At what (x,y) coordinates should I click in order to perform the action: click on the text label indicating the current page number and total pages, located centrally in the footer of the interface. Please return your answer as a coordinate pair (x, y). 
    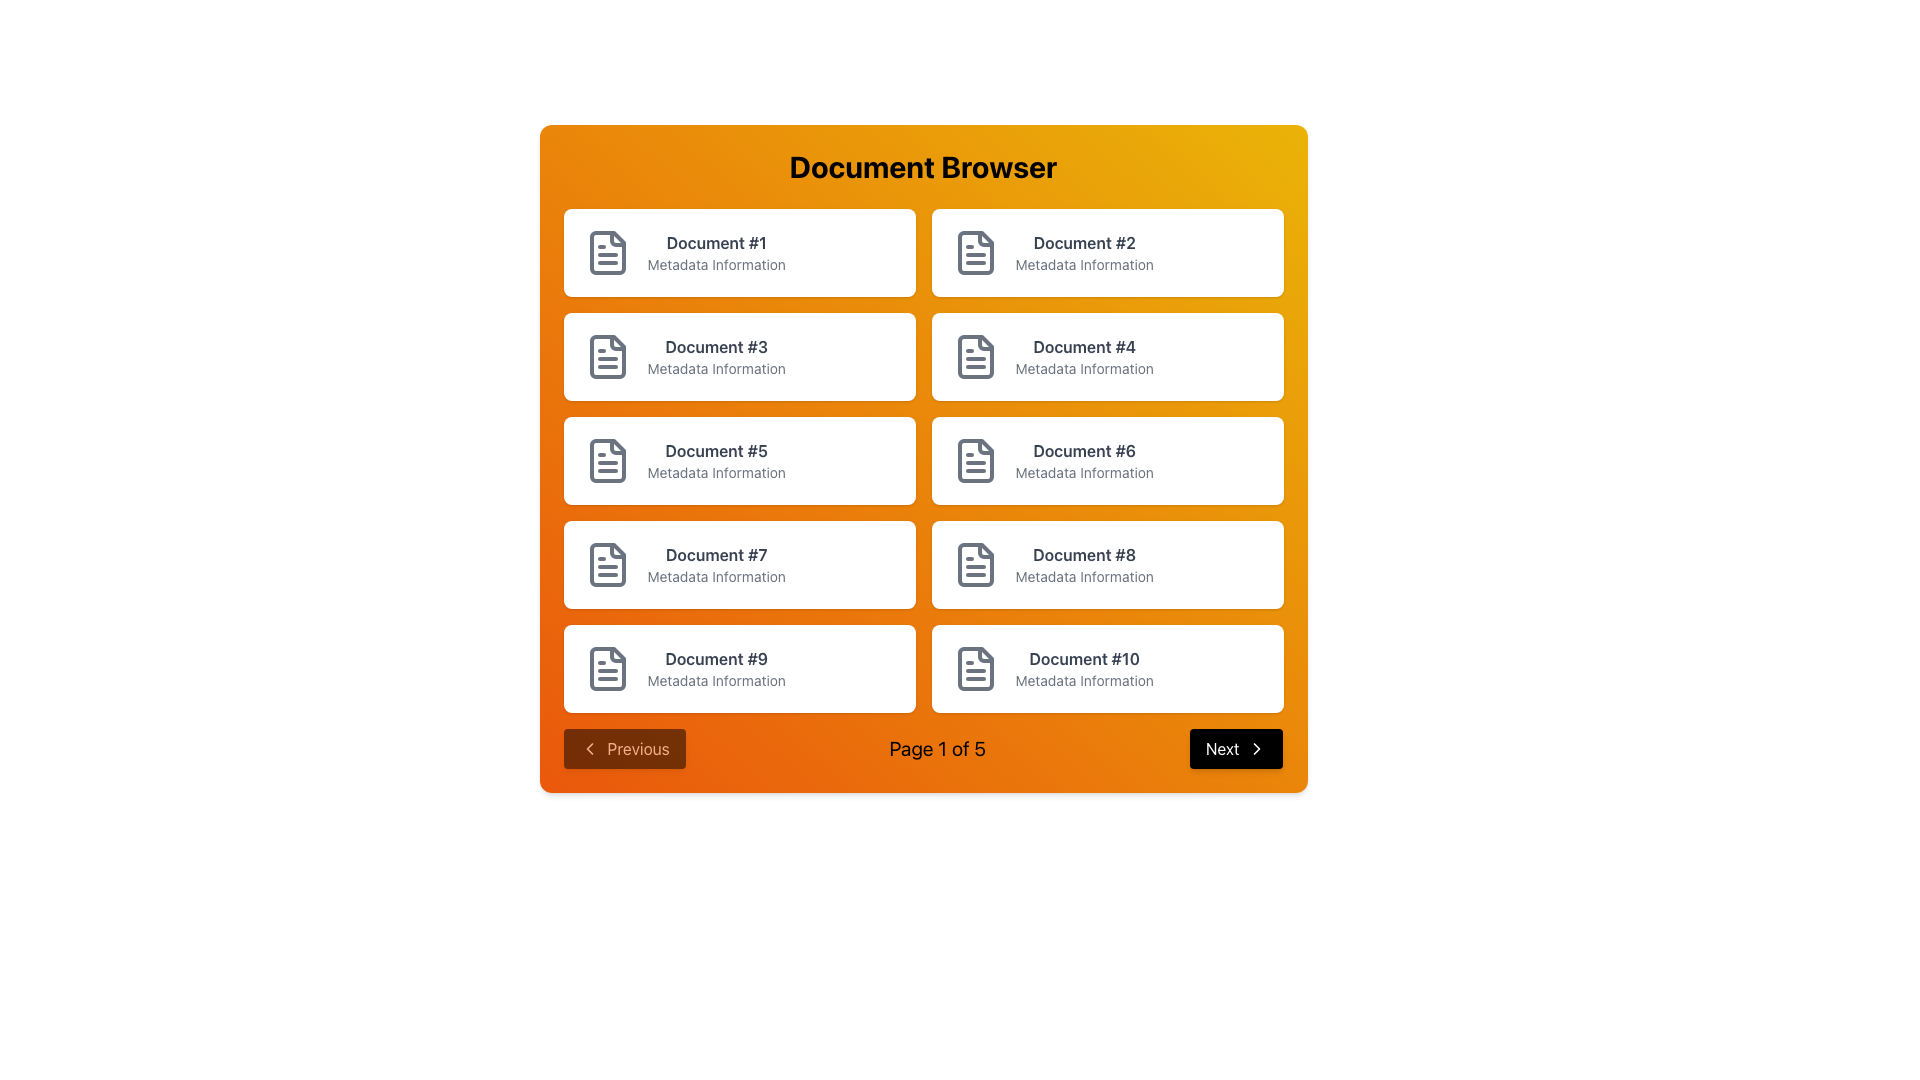
    Looking at the image, I should click on (936, 748).